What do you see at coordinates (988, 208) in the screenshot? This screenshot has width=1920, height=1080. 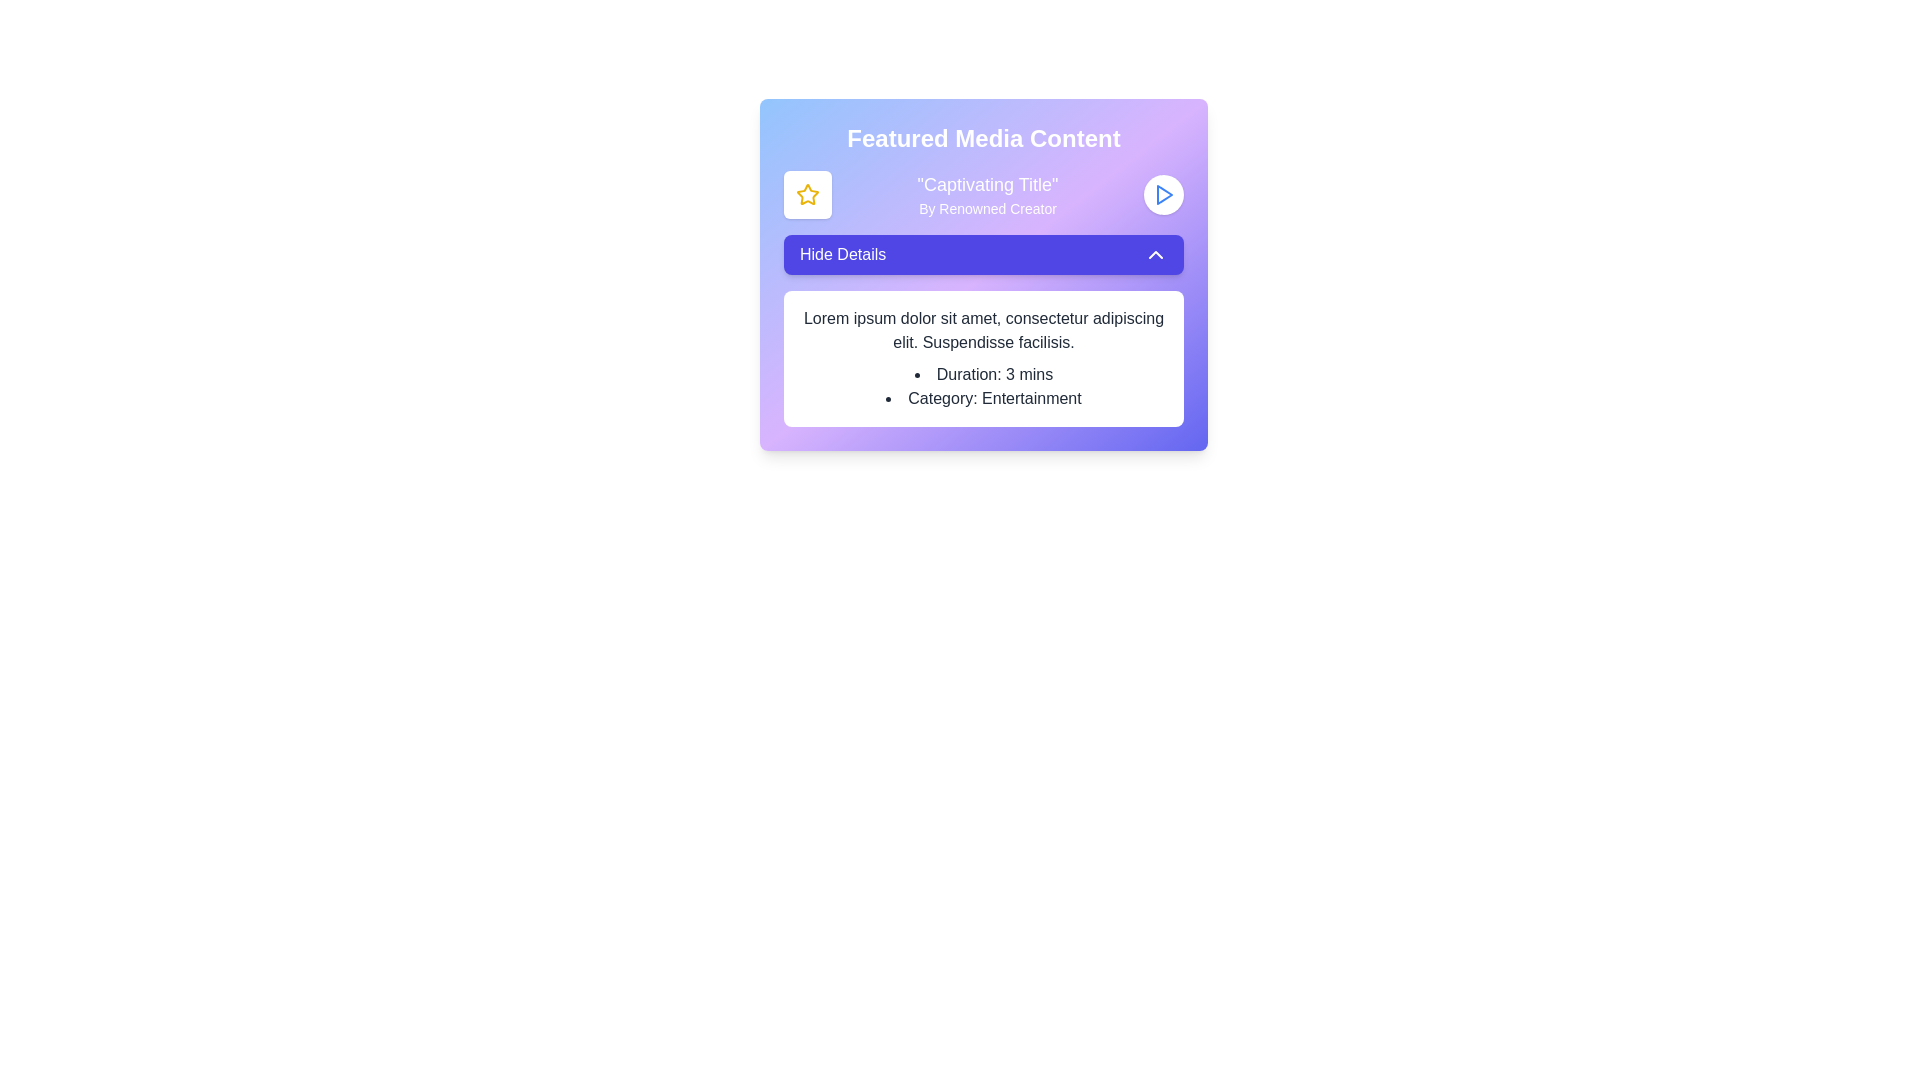 I see `the text label displaying 'By Renowned Creator' which is located below the text 'Captivating Title' in a gradient purple background` at bounding box center [988, 208].